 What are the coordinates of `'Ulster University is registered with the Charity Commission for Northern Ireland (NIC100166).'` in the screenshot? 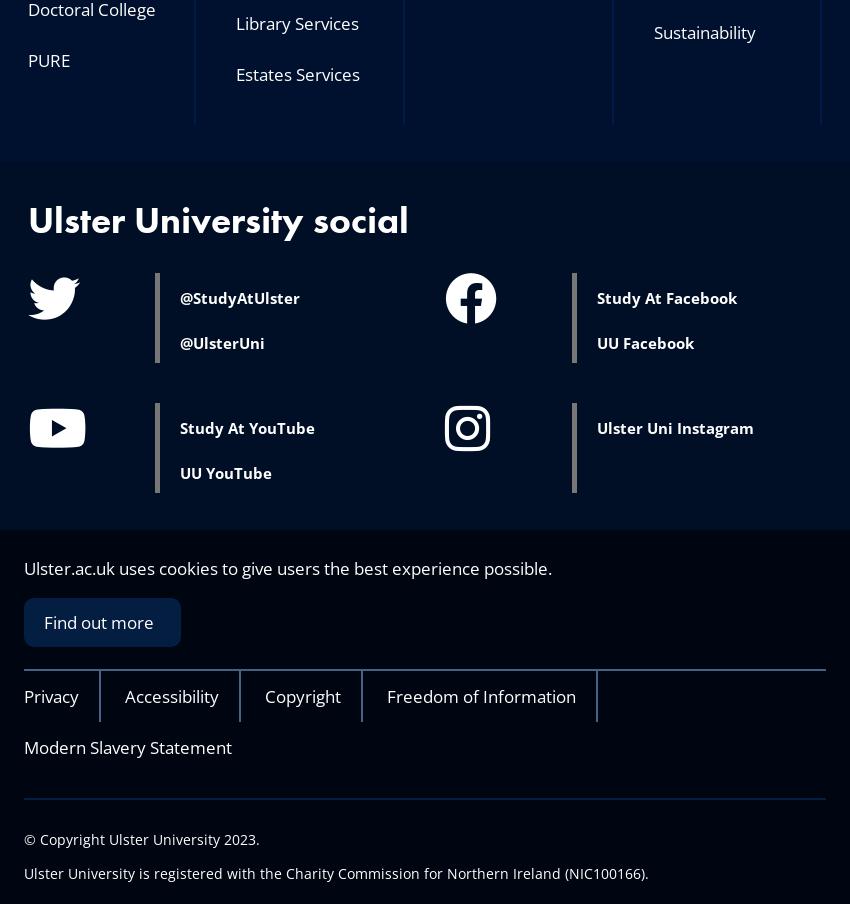 It's located at (22, 873).